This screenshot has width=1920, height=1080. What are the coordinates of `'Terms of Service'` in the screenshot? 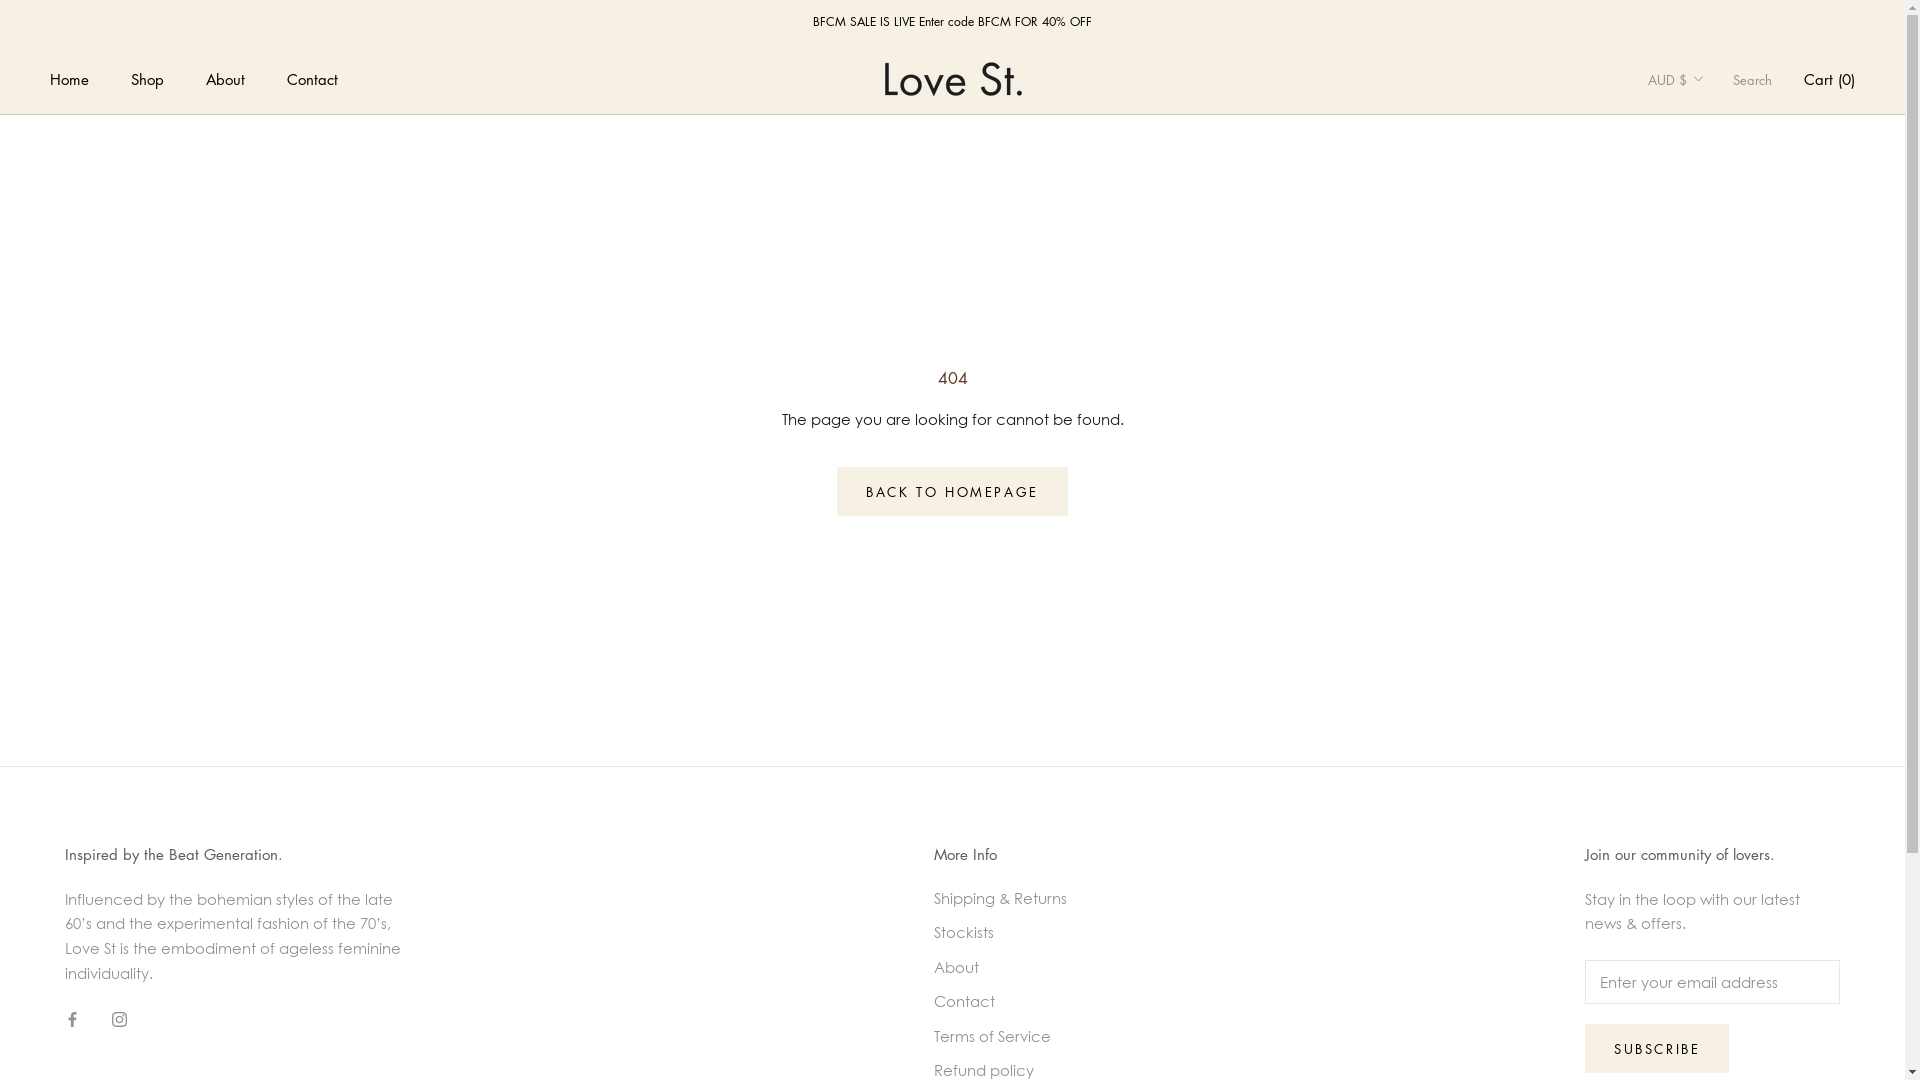 It's located at (1000, 1035).